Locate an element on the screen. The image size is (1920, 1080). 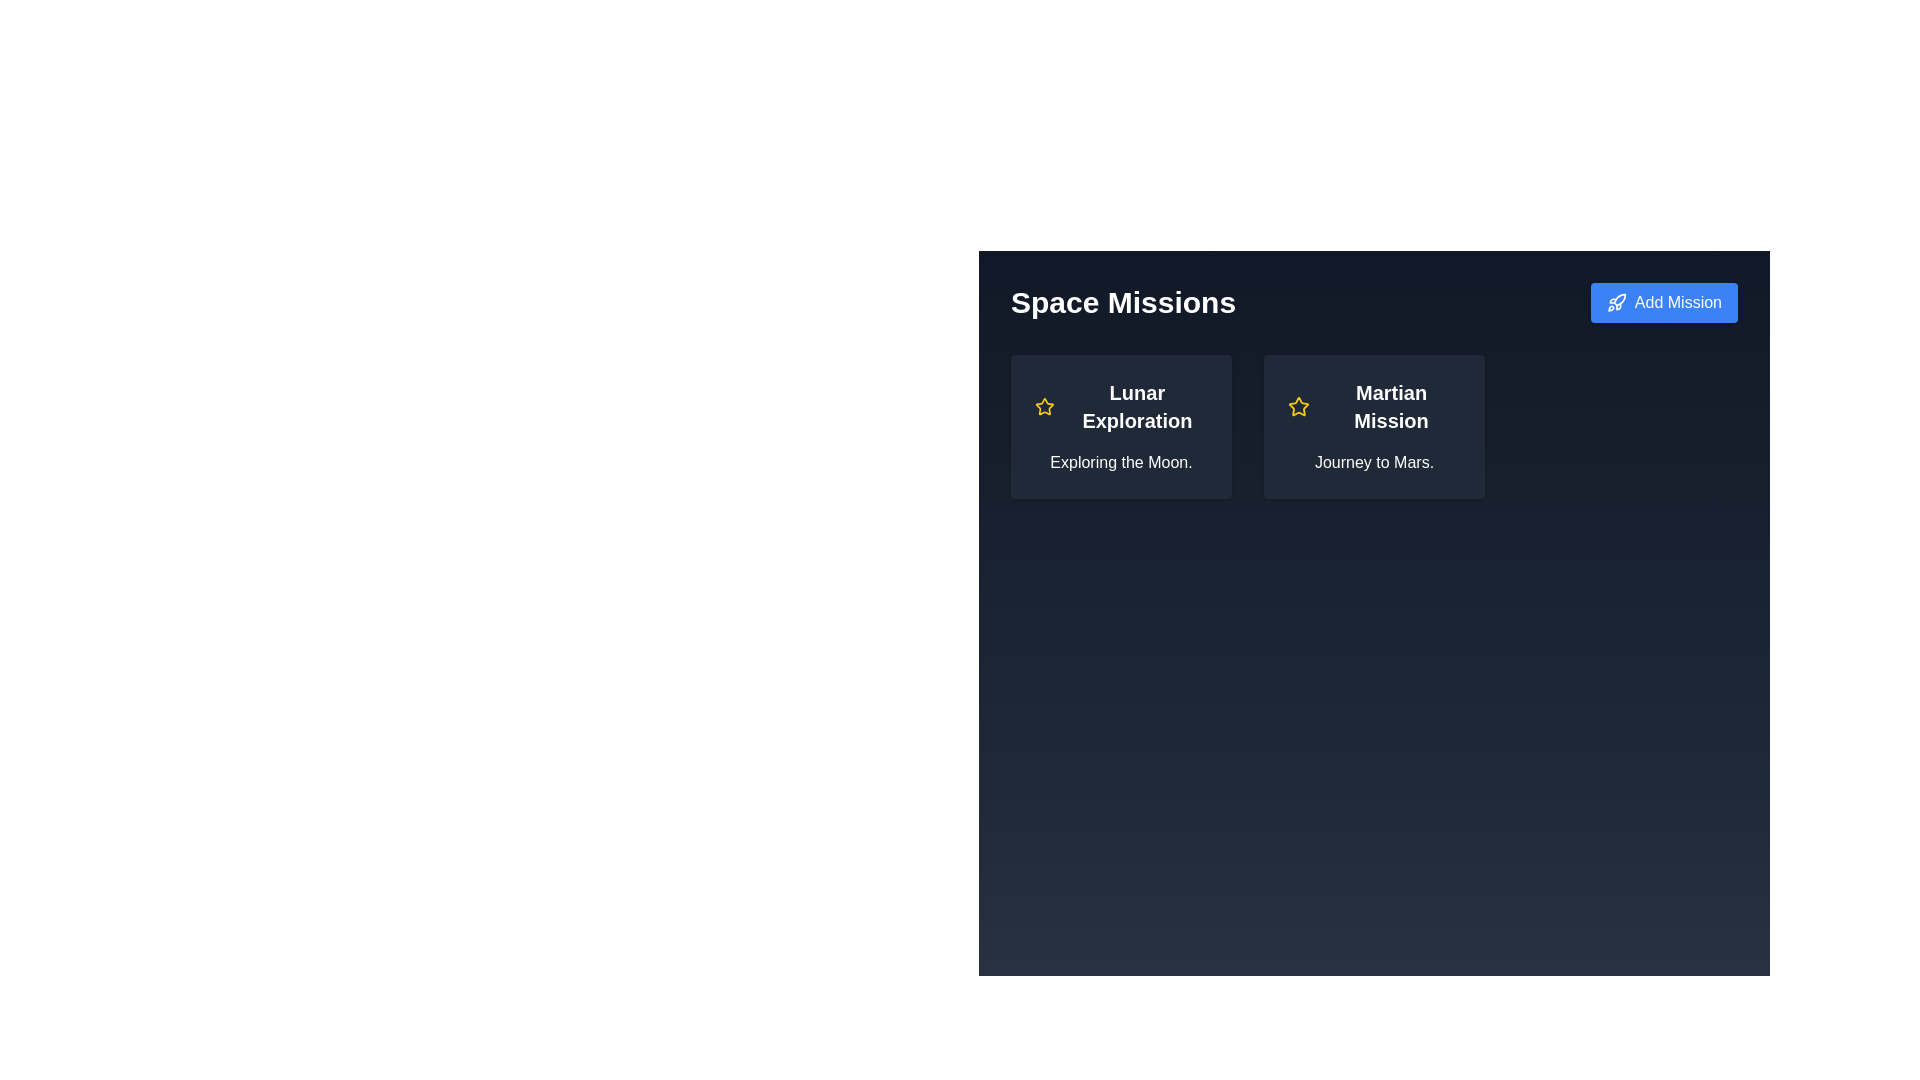
the rocket icon located in the top-right corner of the interface, which is part of the 'Add Mission' button is located at coordinates (1619, 300).